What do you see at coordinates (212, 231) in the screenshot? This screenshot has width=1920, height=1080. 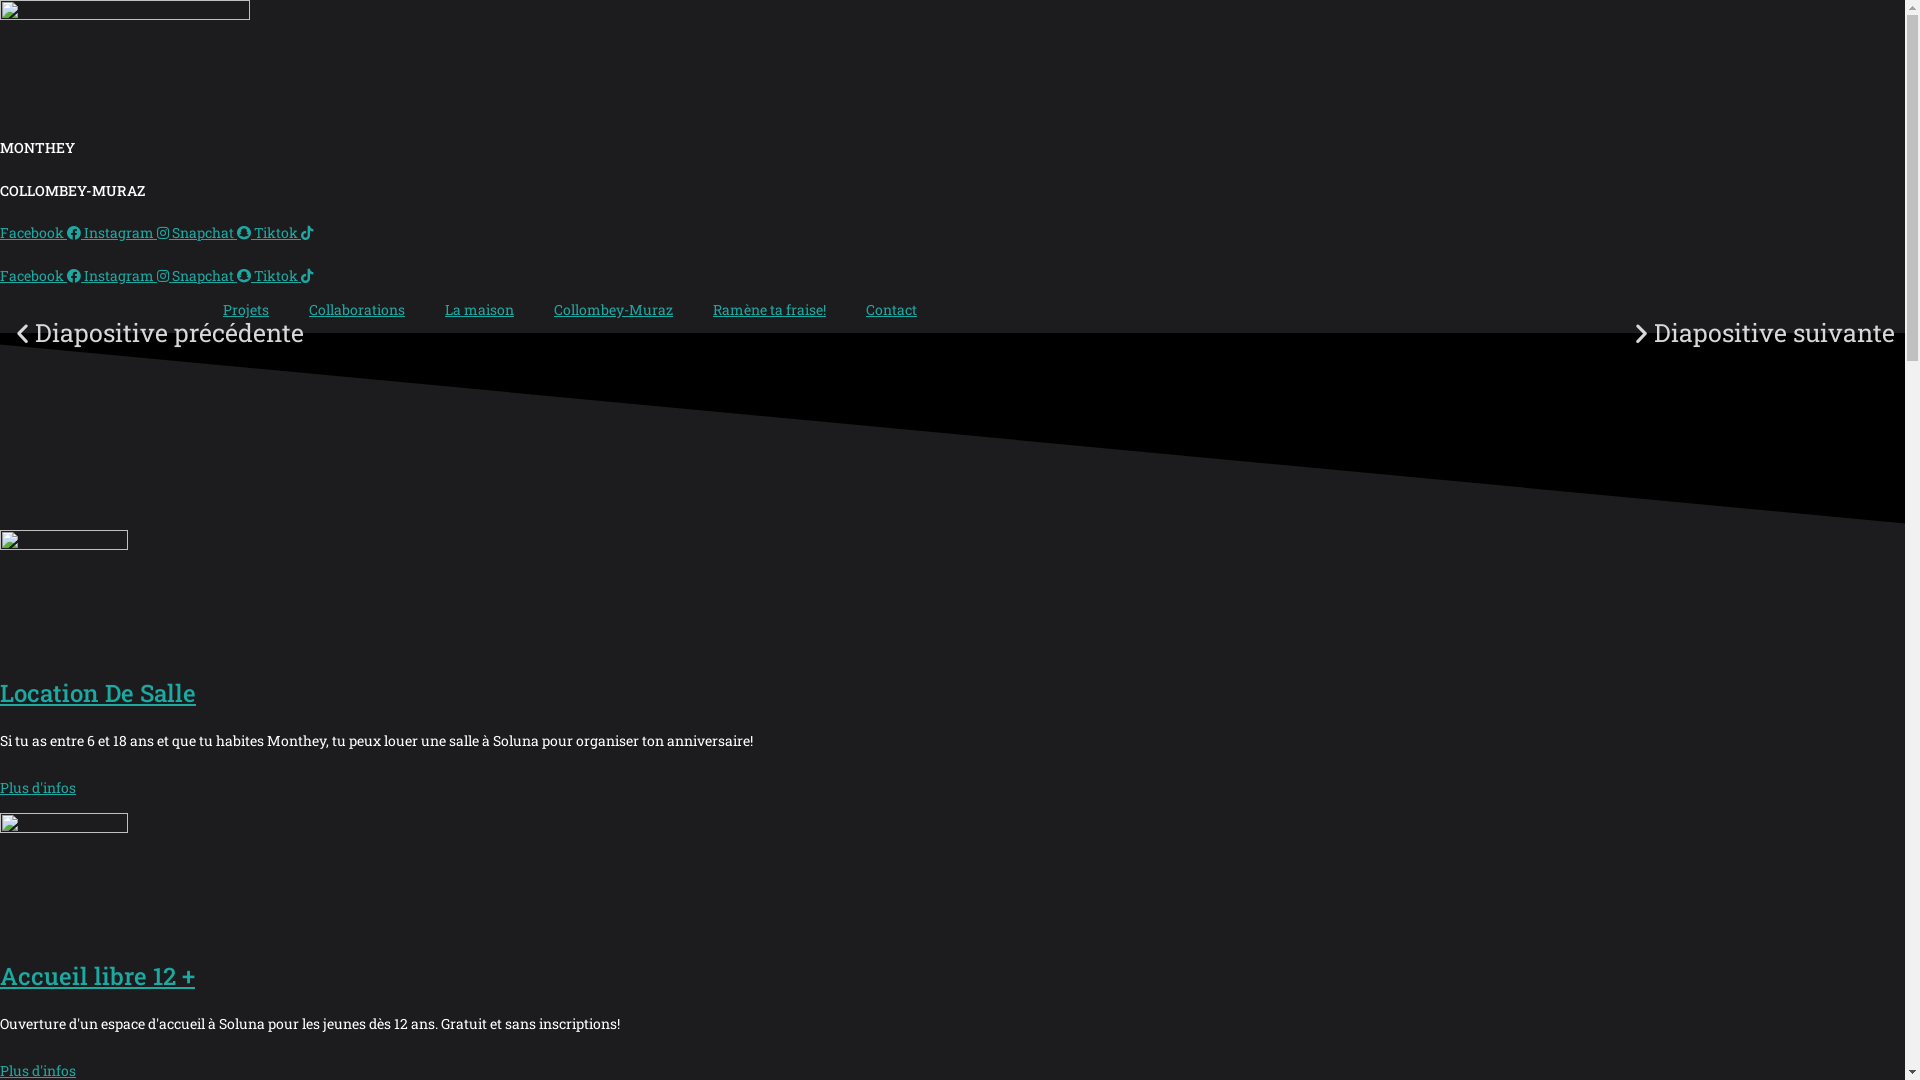 I see `'Snapchat'` at bounding box center [212, 231].